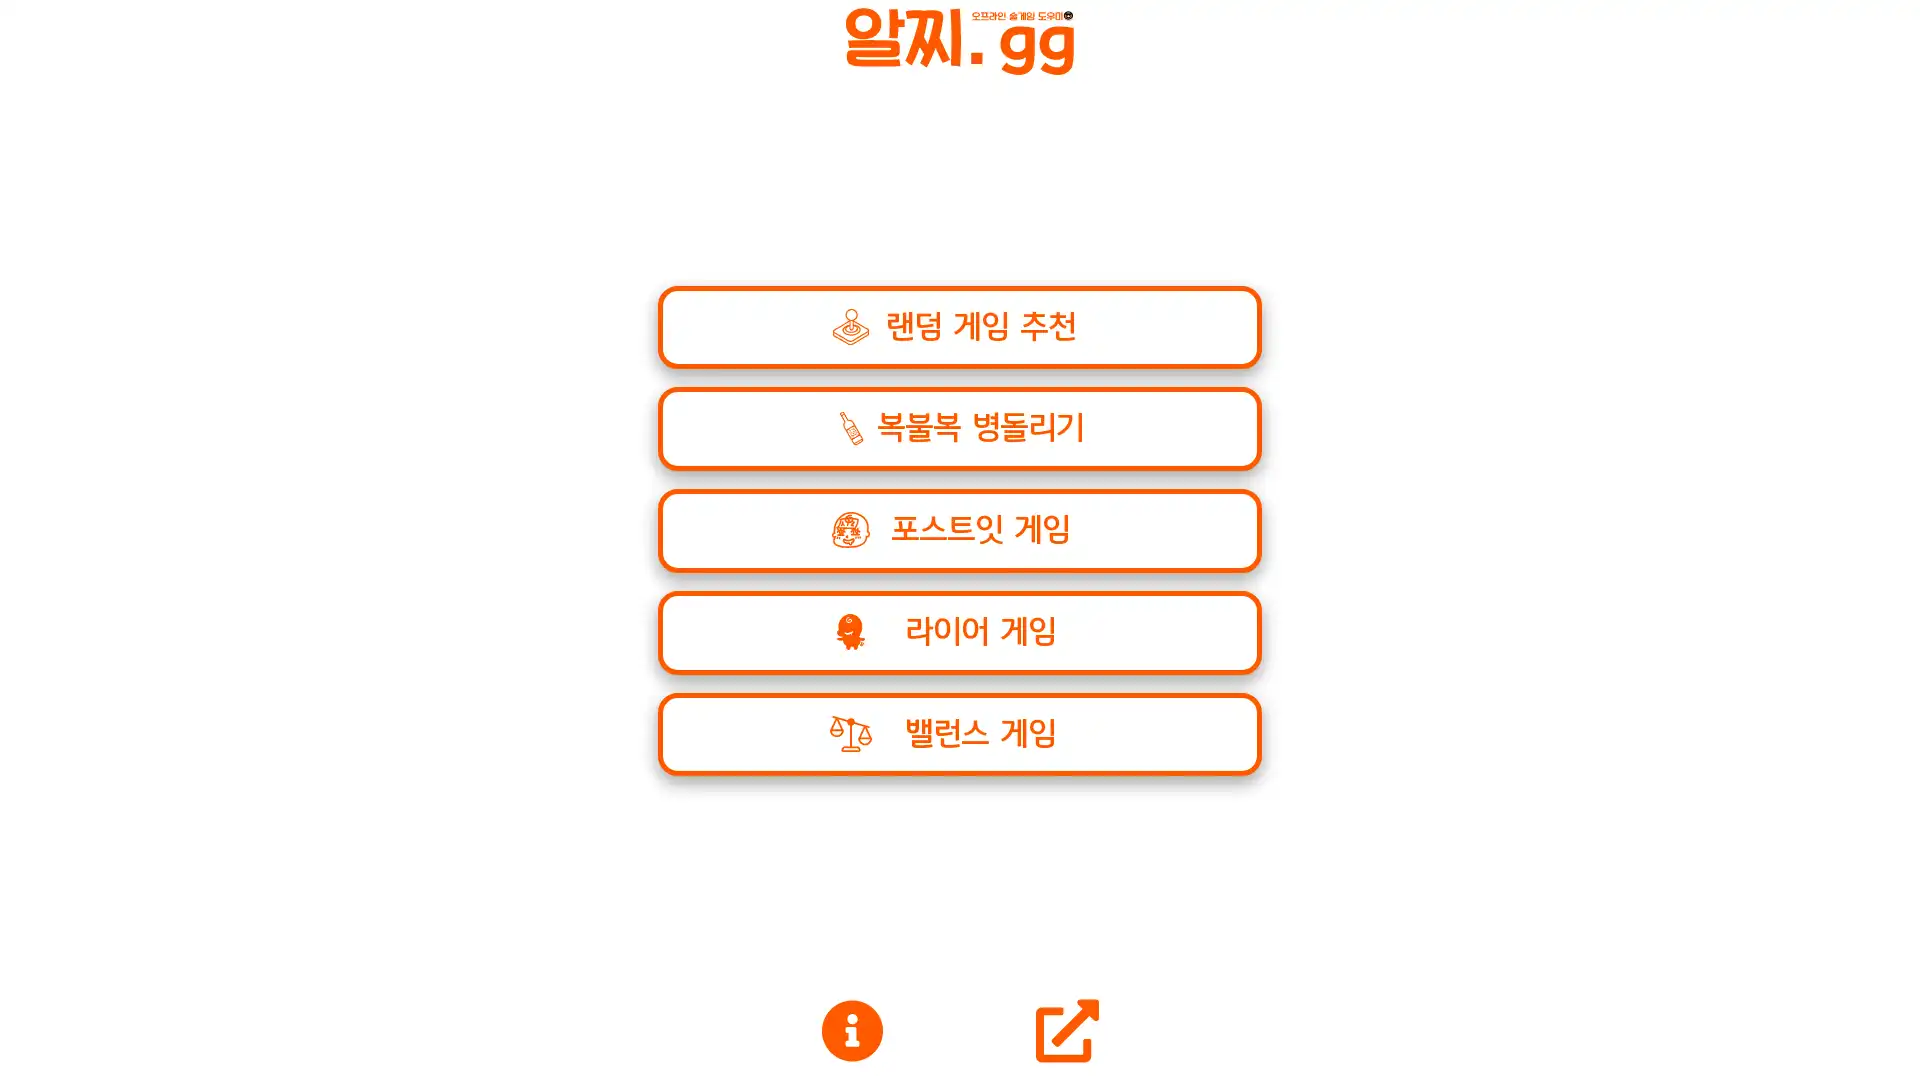 The image size is (1920, 1080). Describe the element at coordinates (958, 326) in the screenshot. I see `bottle` at that location.